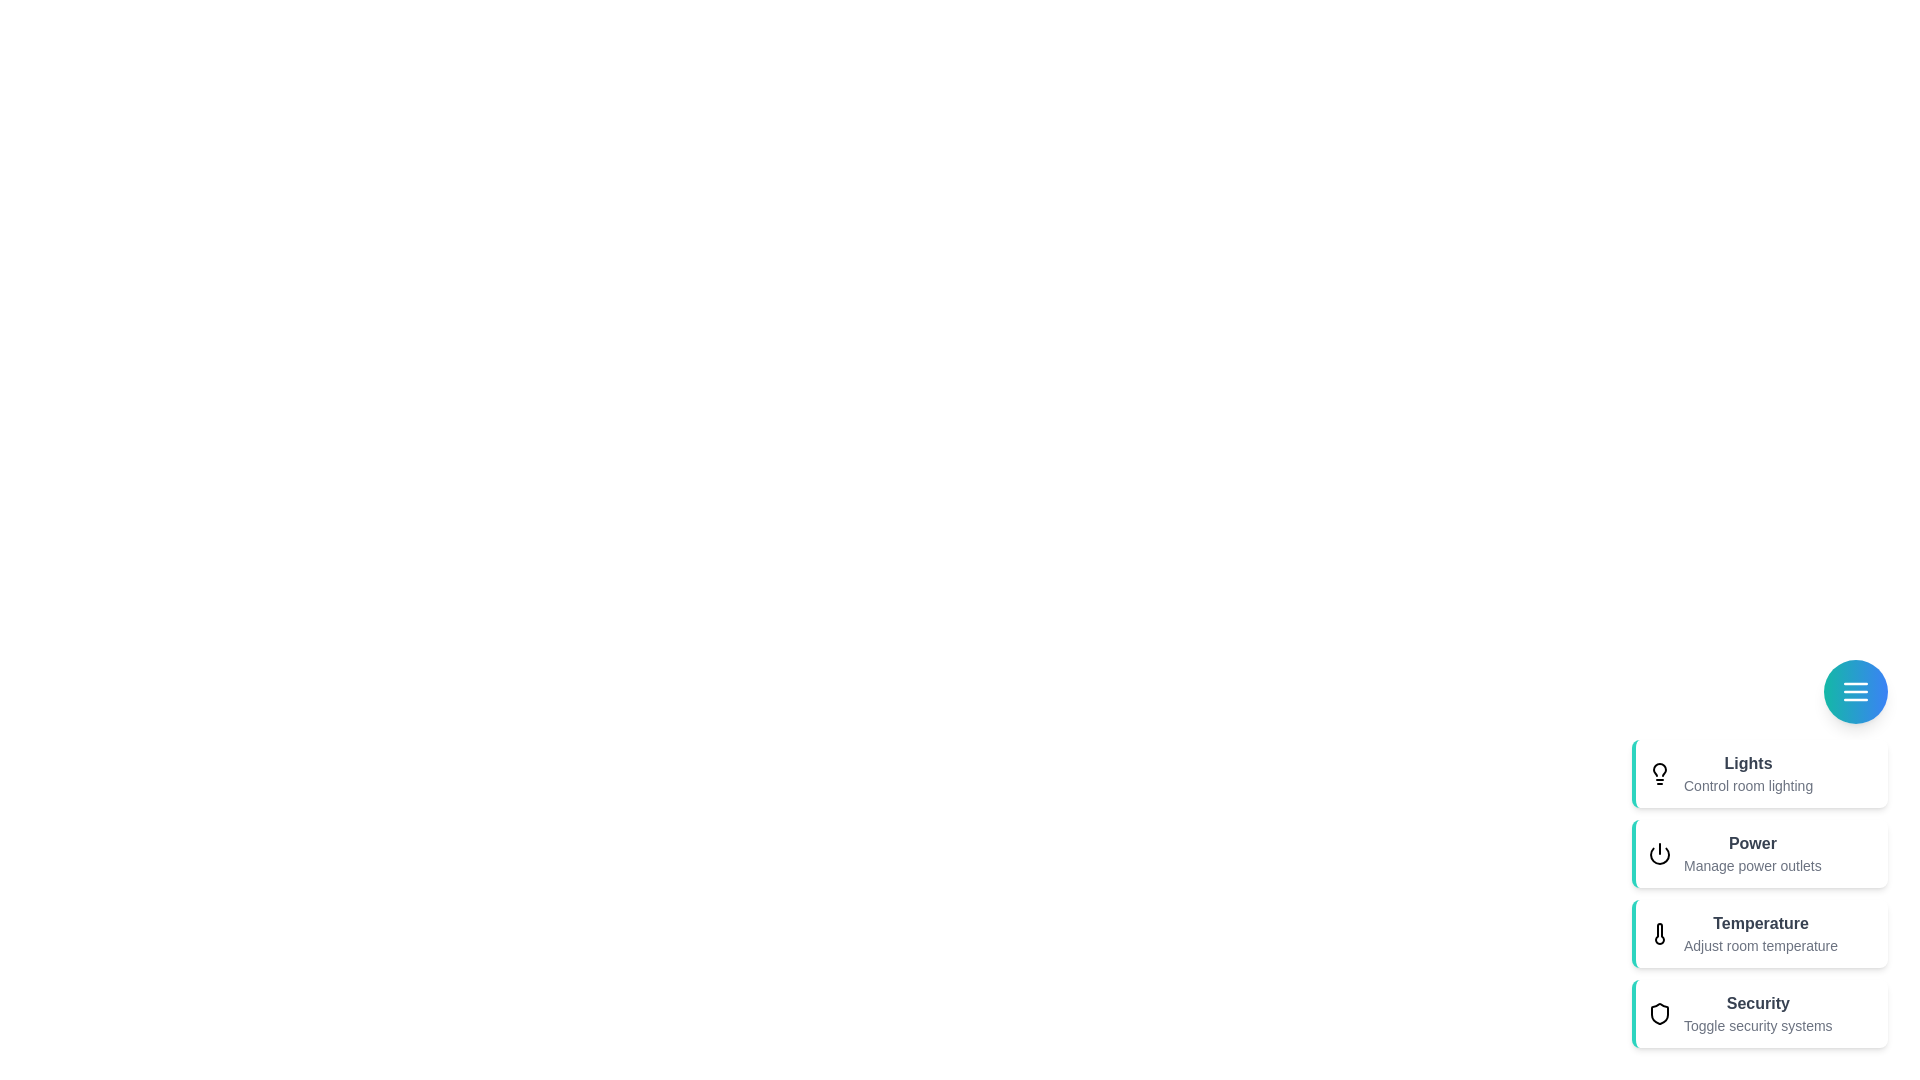 The image size is (1920, 1080). What do you see at coordinates (1756, 1014) in the screenshot?
I see `the action item Security to see its hover effect` at bounding box center [1756, 1014].